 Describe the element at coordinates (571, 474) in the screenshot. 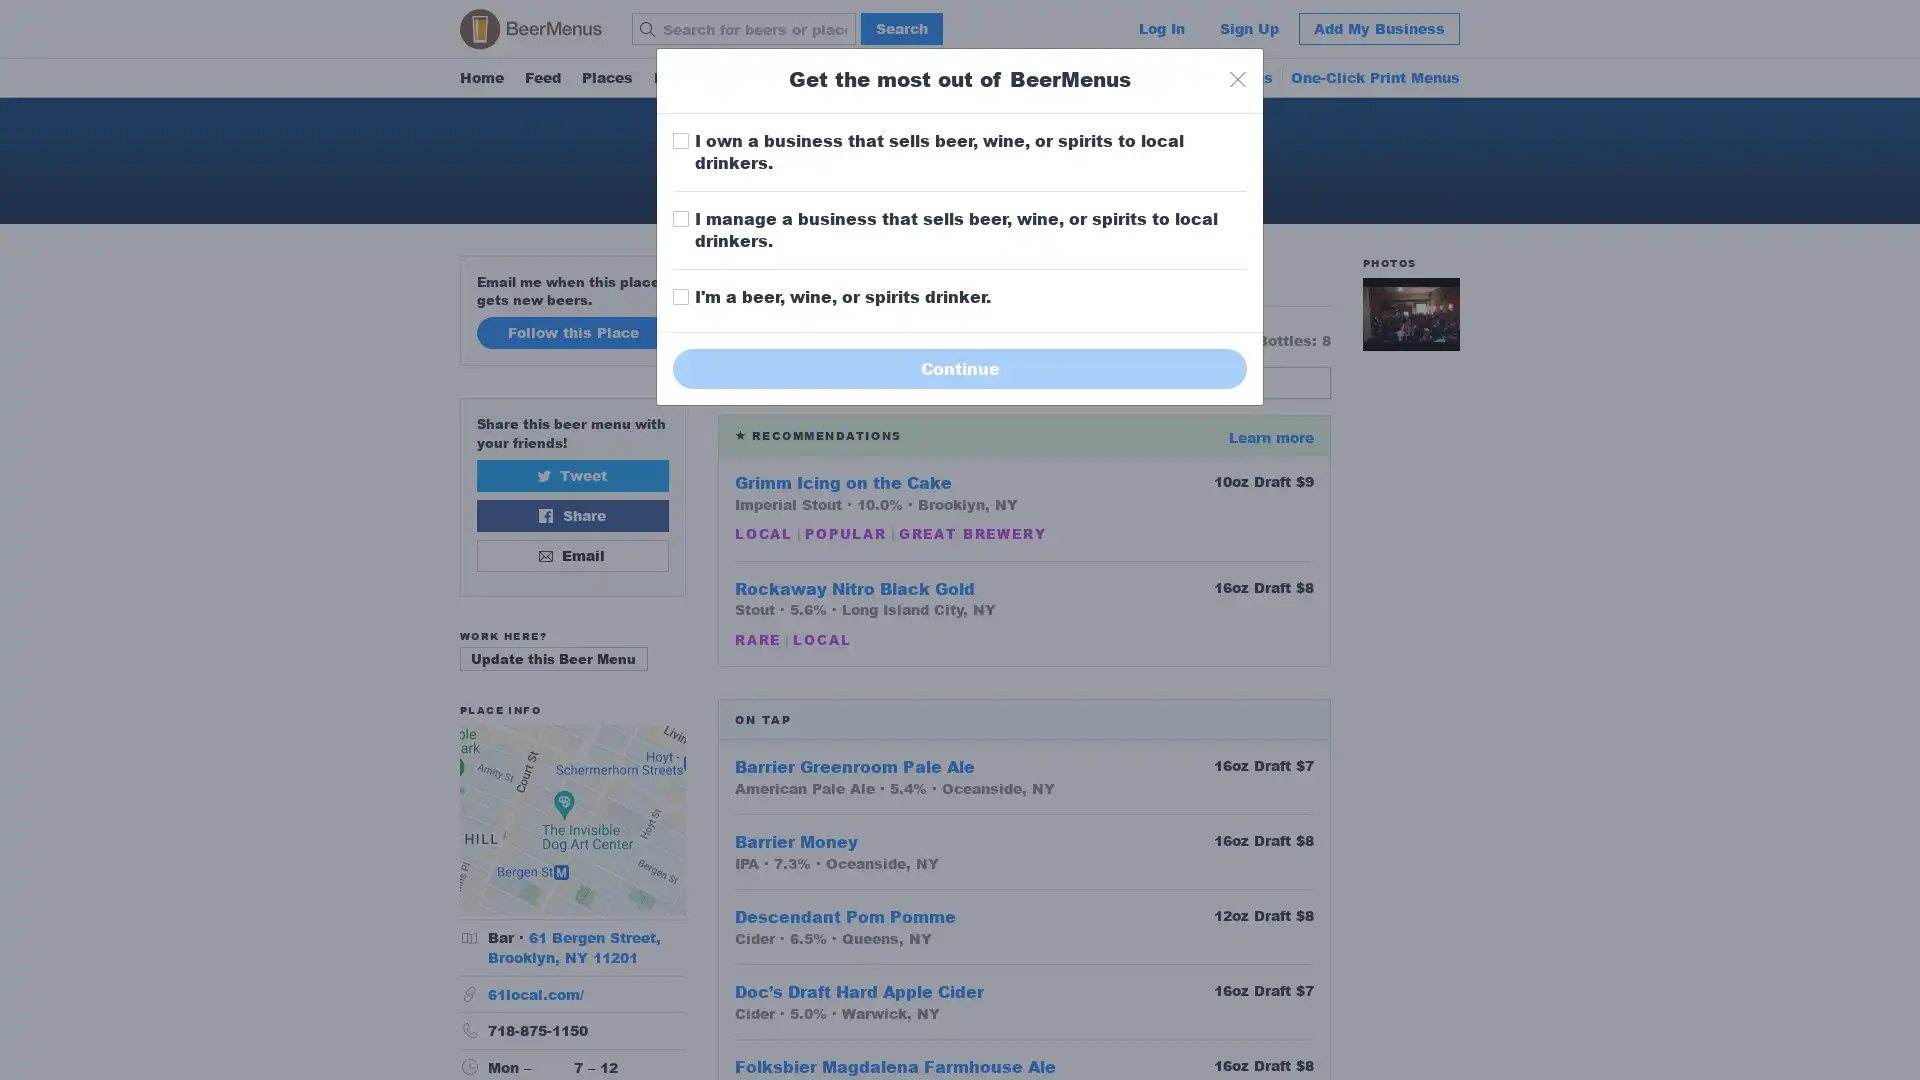

I see `Tweet` at that location.